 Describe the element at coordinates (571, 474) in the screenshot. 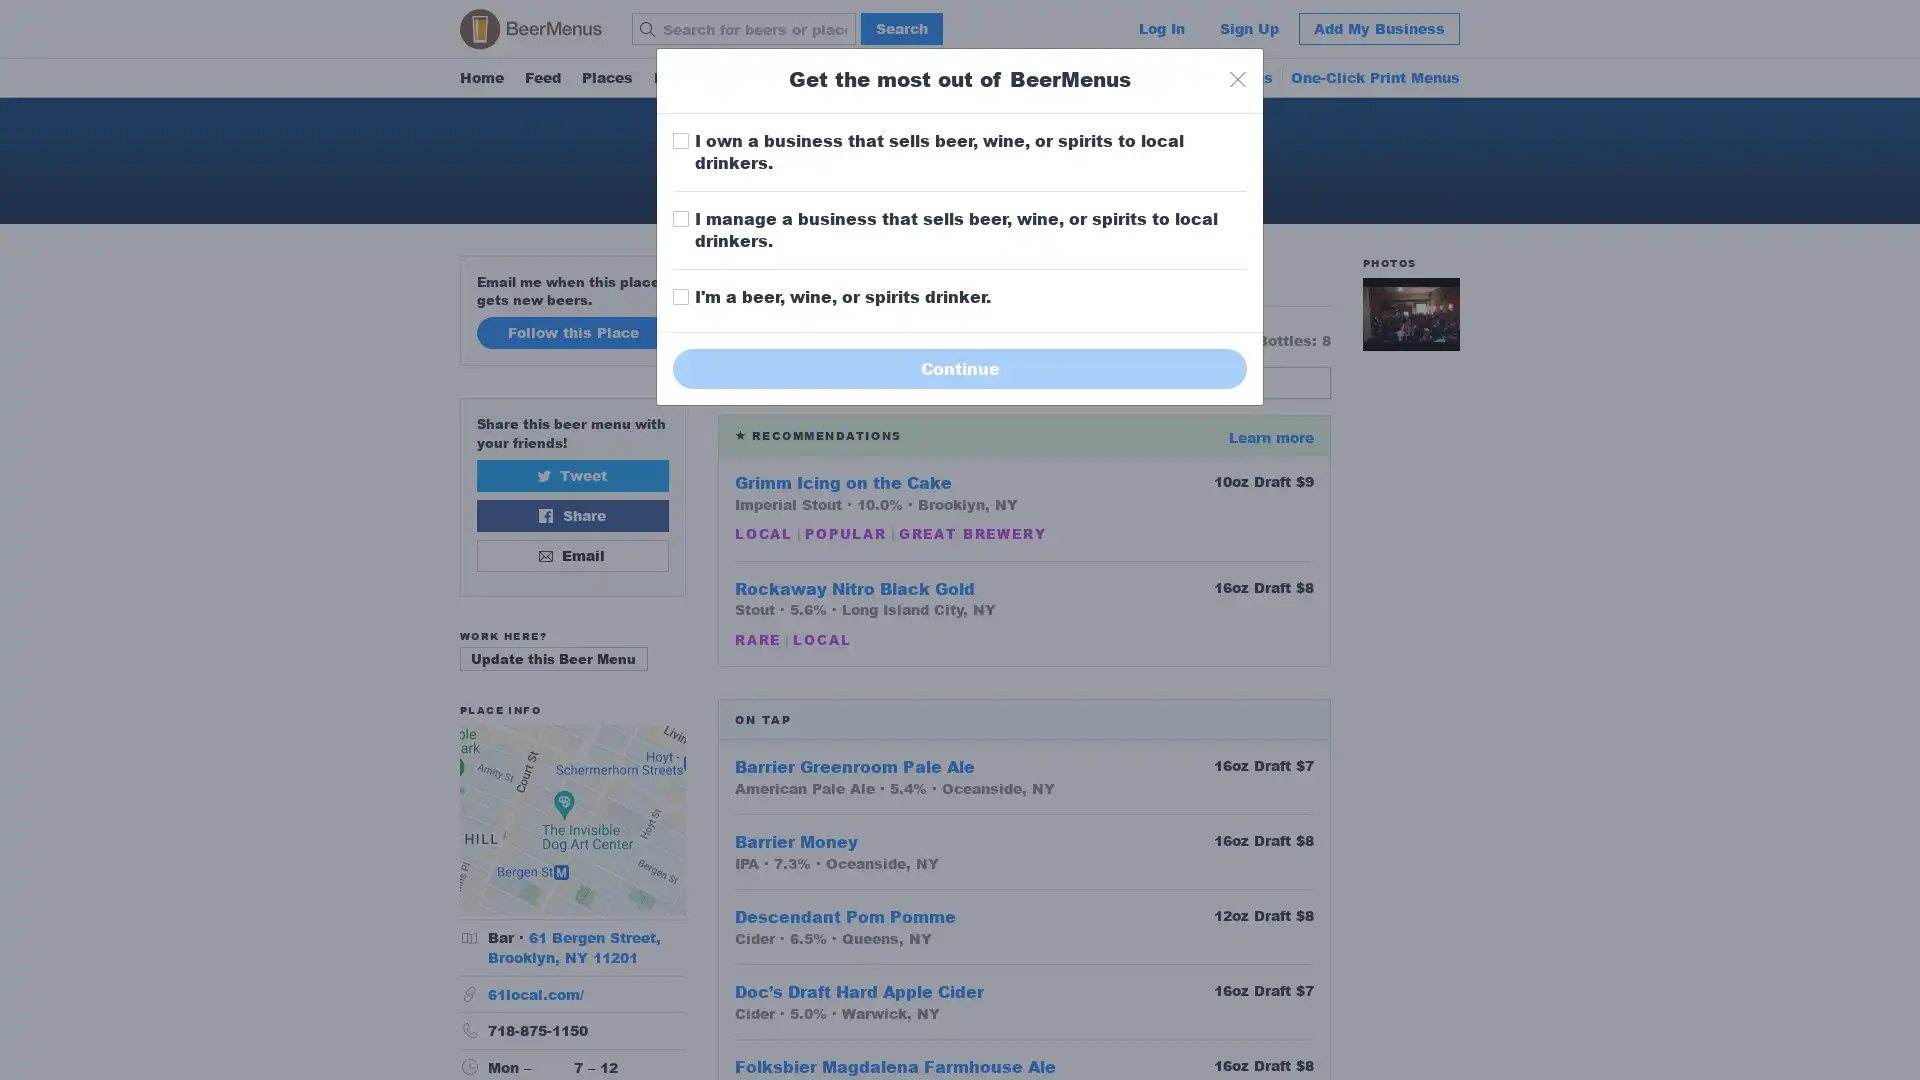

I see `Tweet` at that location.